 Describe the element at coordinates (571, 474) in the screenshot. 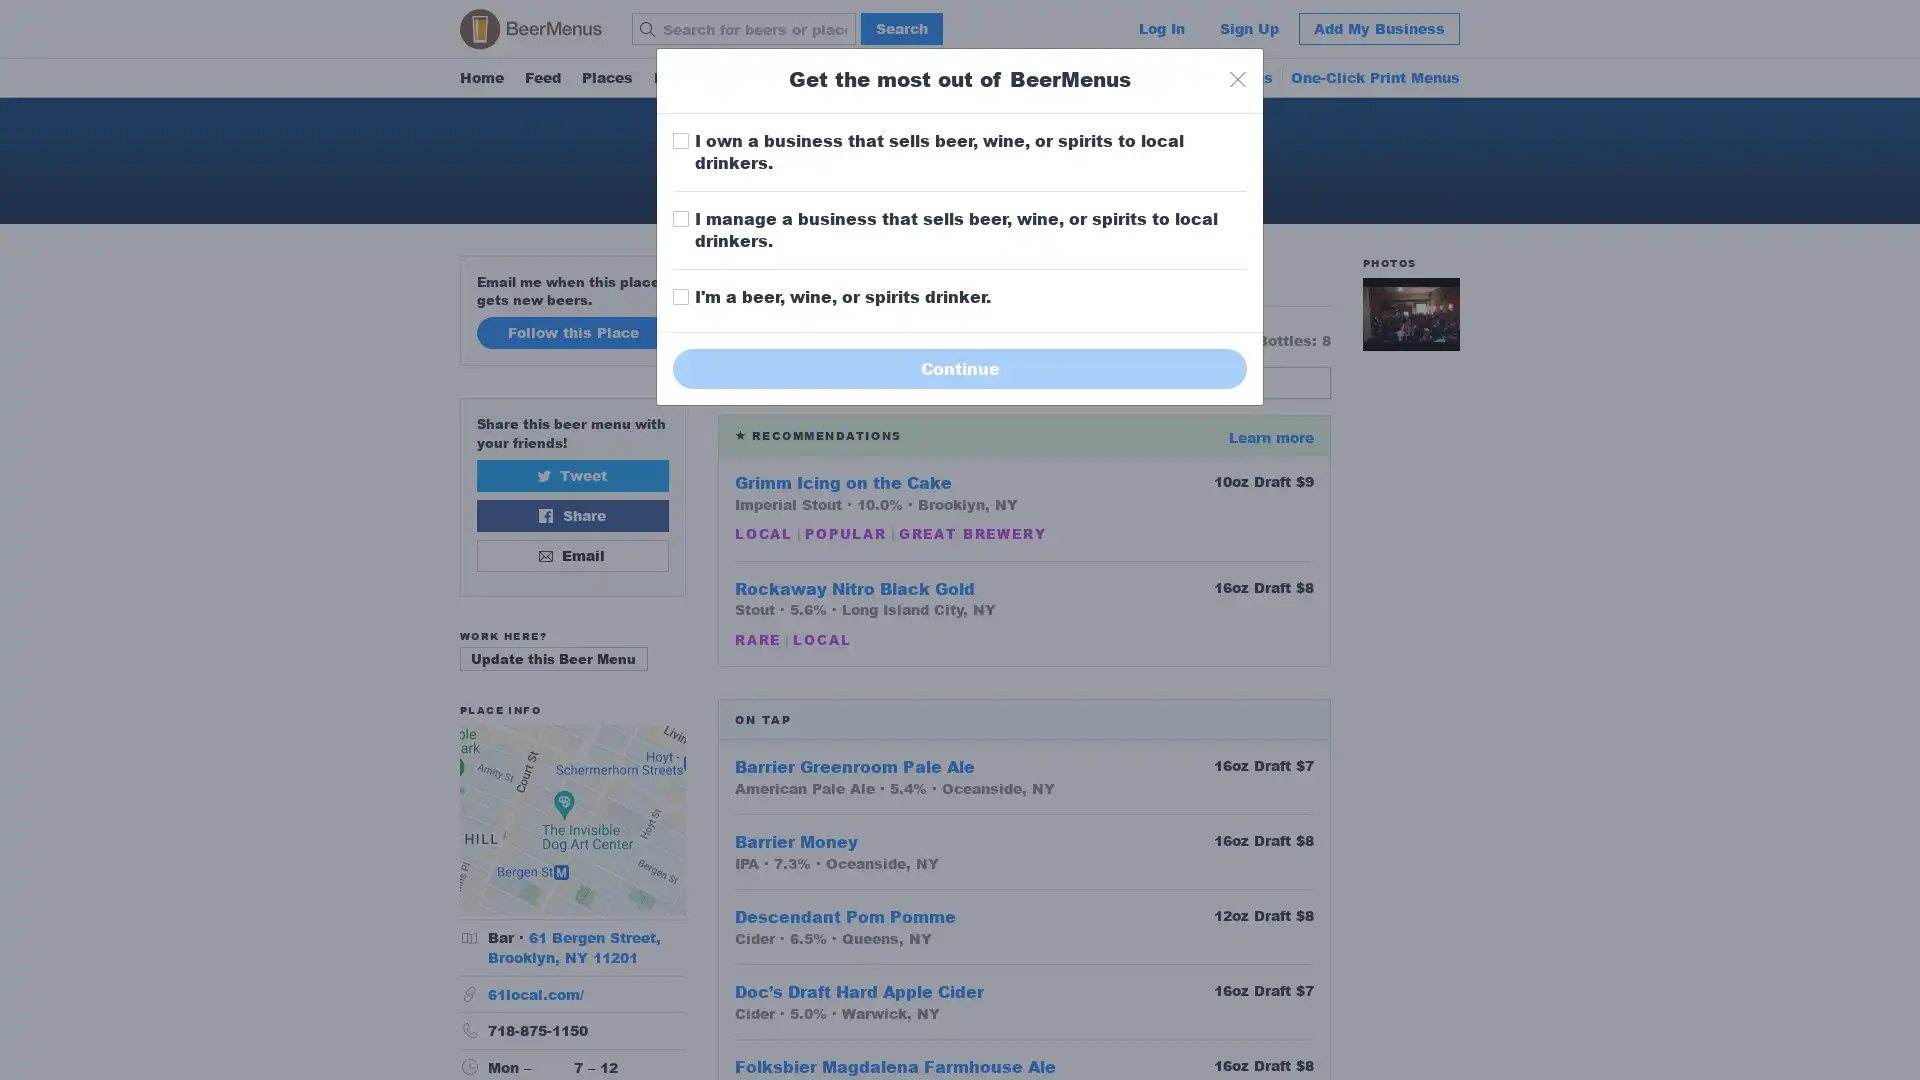

I see `Tweet` at that location.